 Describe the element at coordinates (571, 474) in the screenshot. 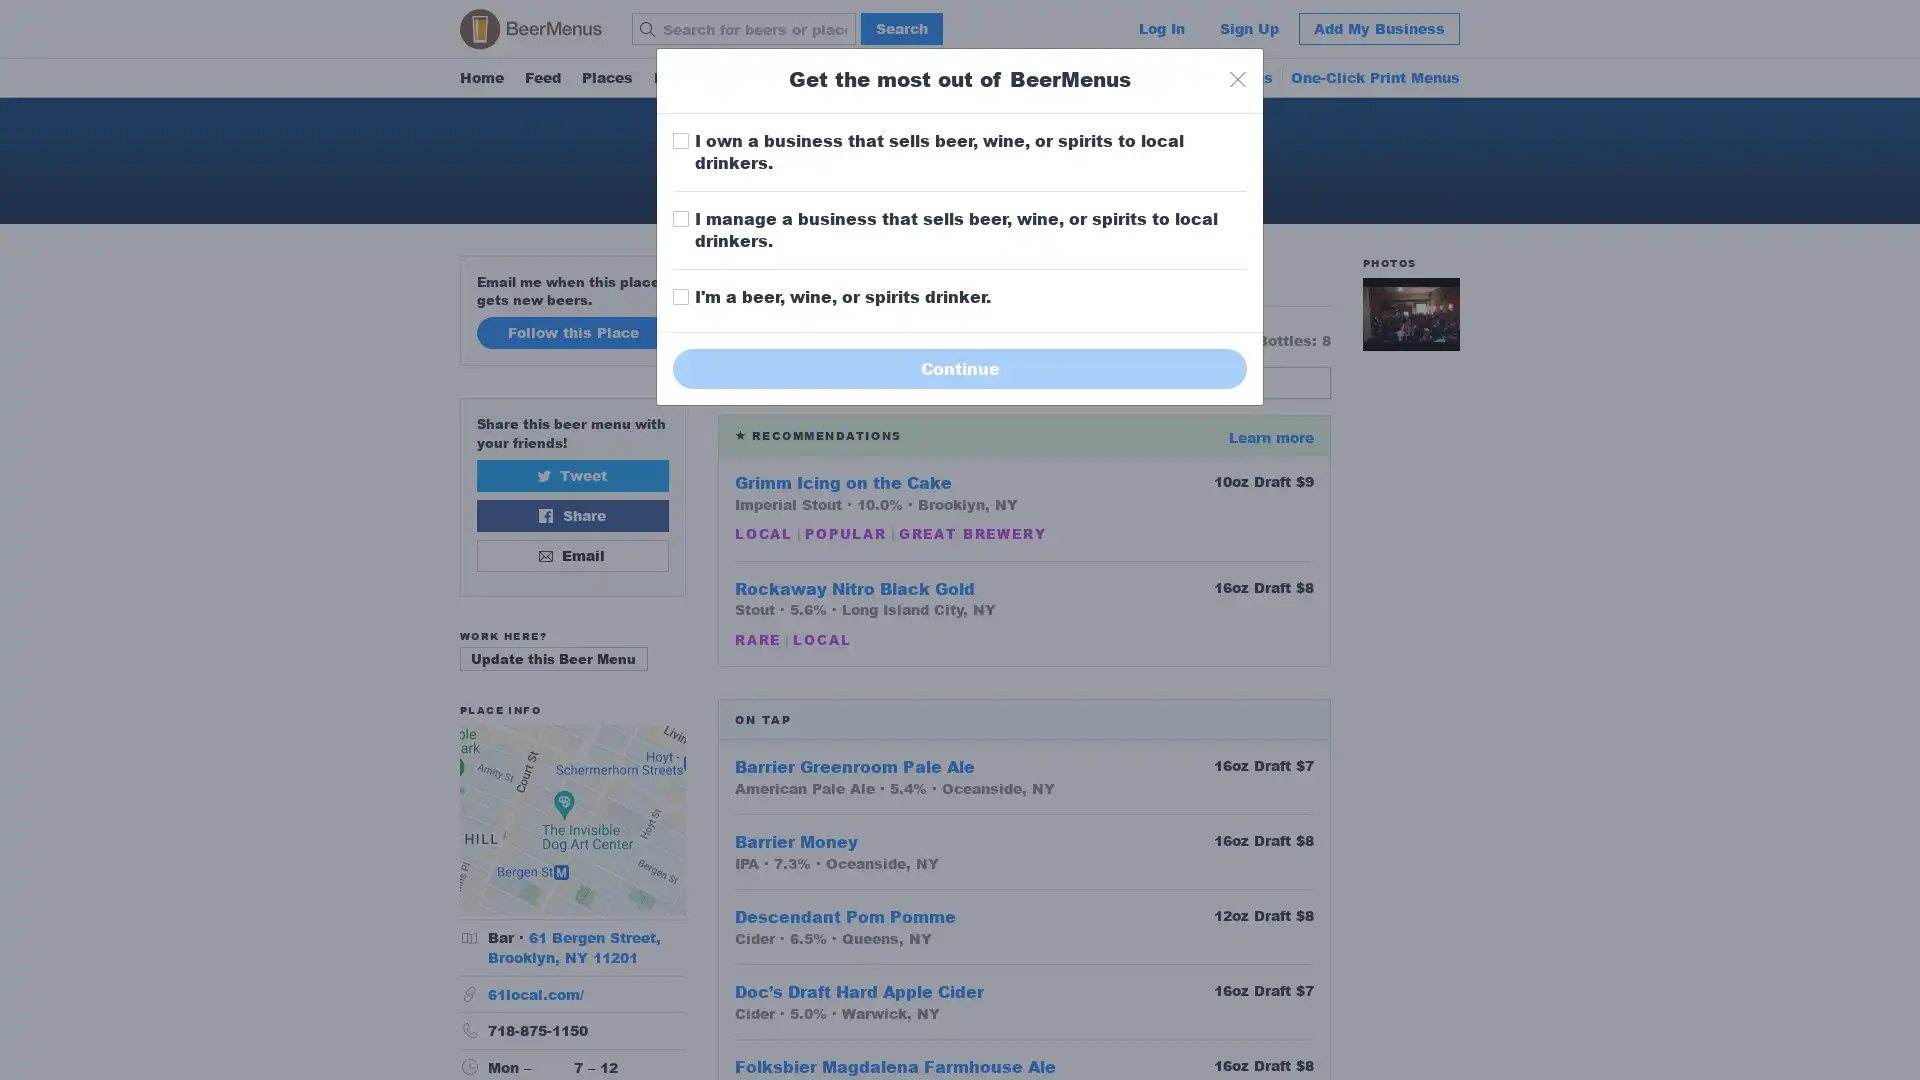

I see `Tweet` at that location.